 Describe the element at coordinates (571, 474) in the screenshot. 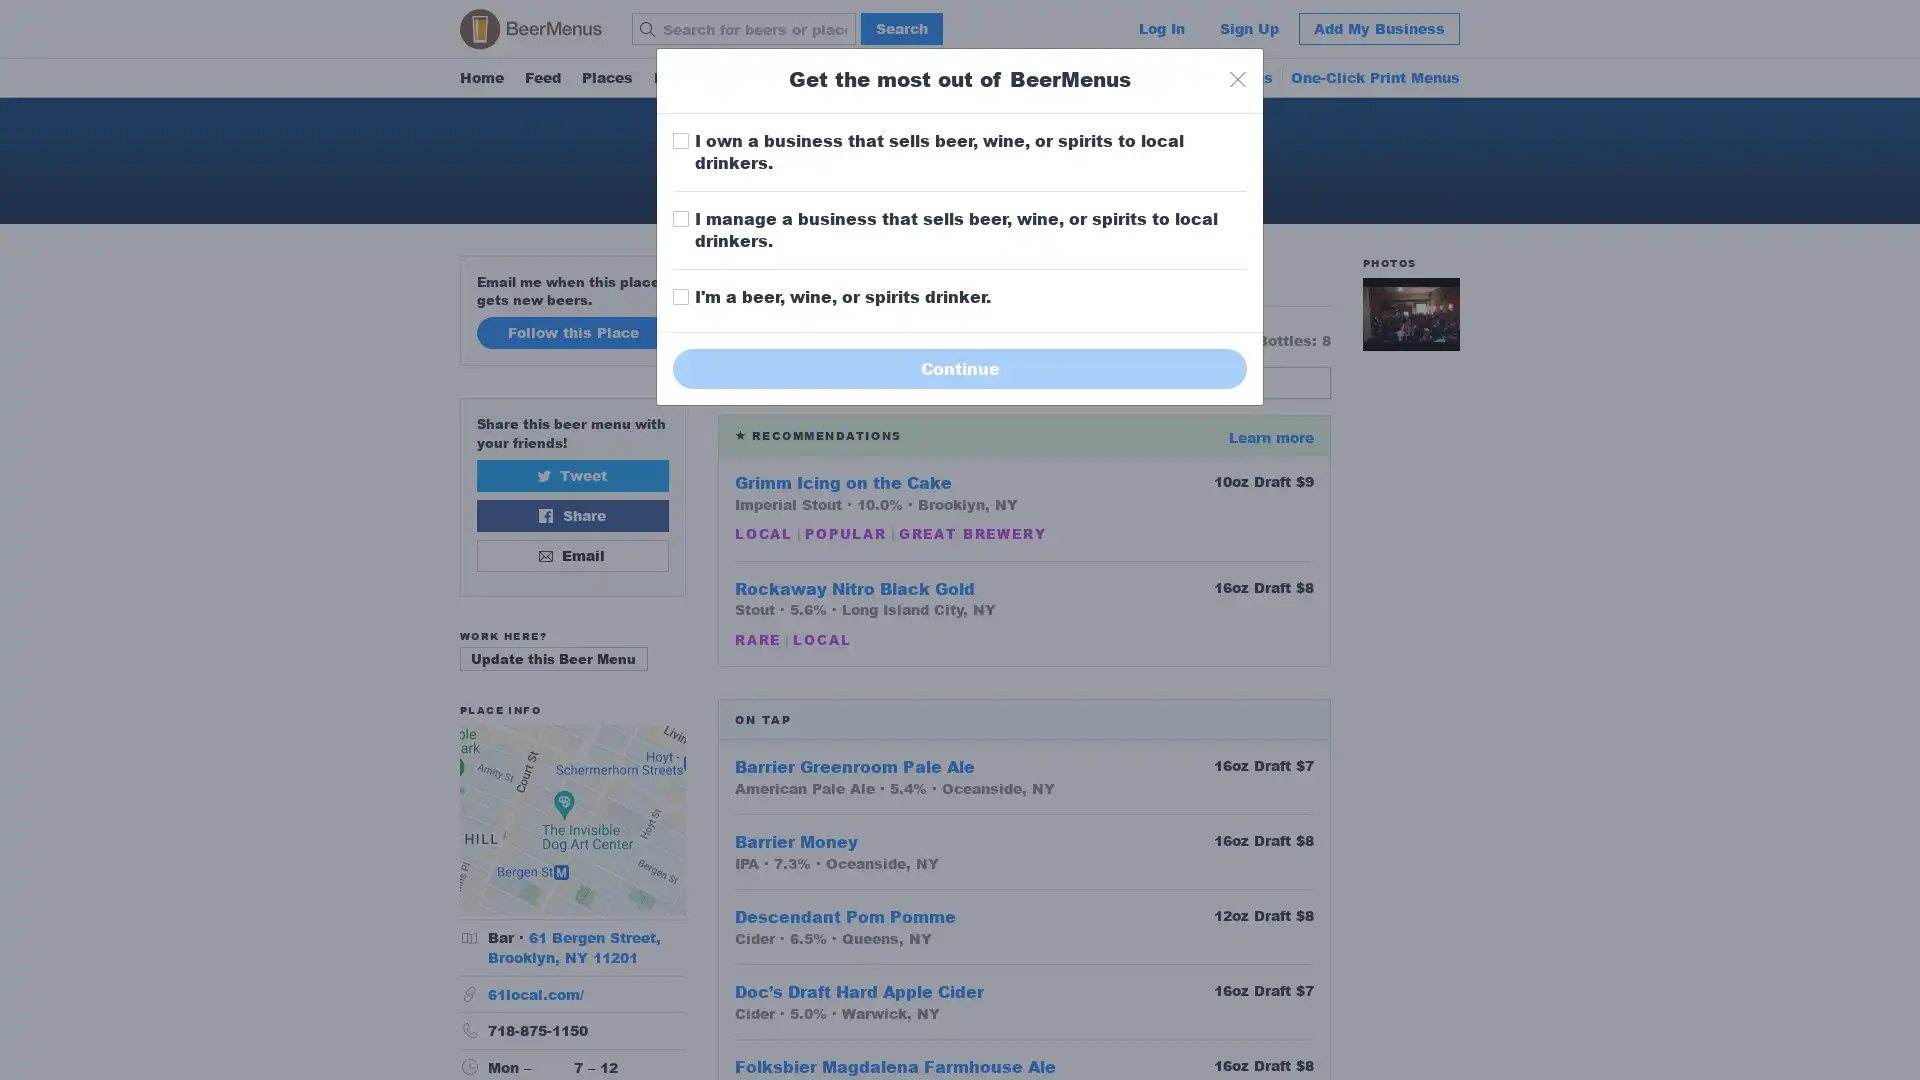

I see `Tweet` at that location.